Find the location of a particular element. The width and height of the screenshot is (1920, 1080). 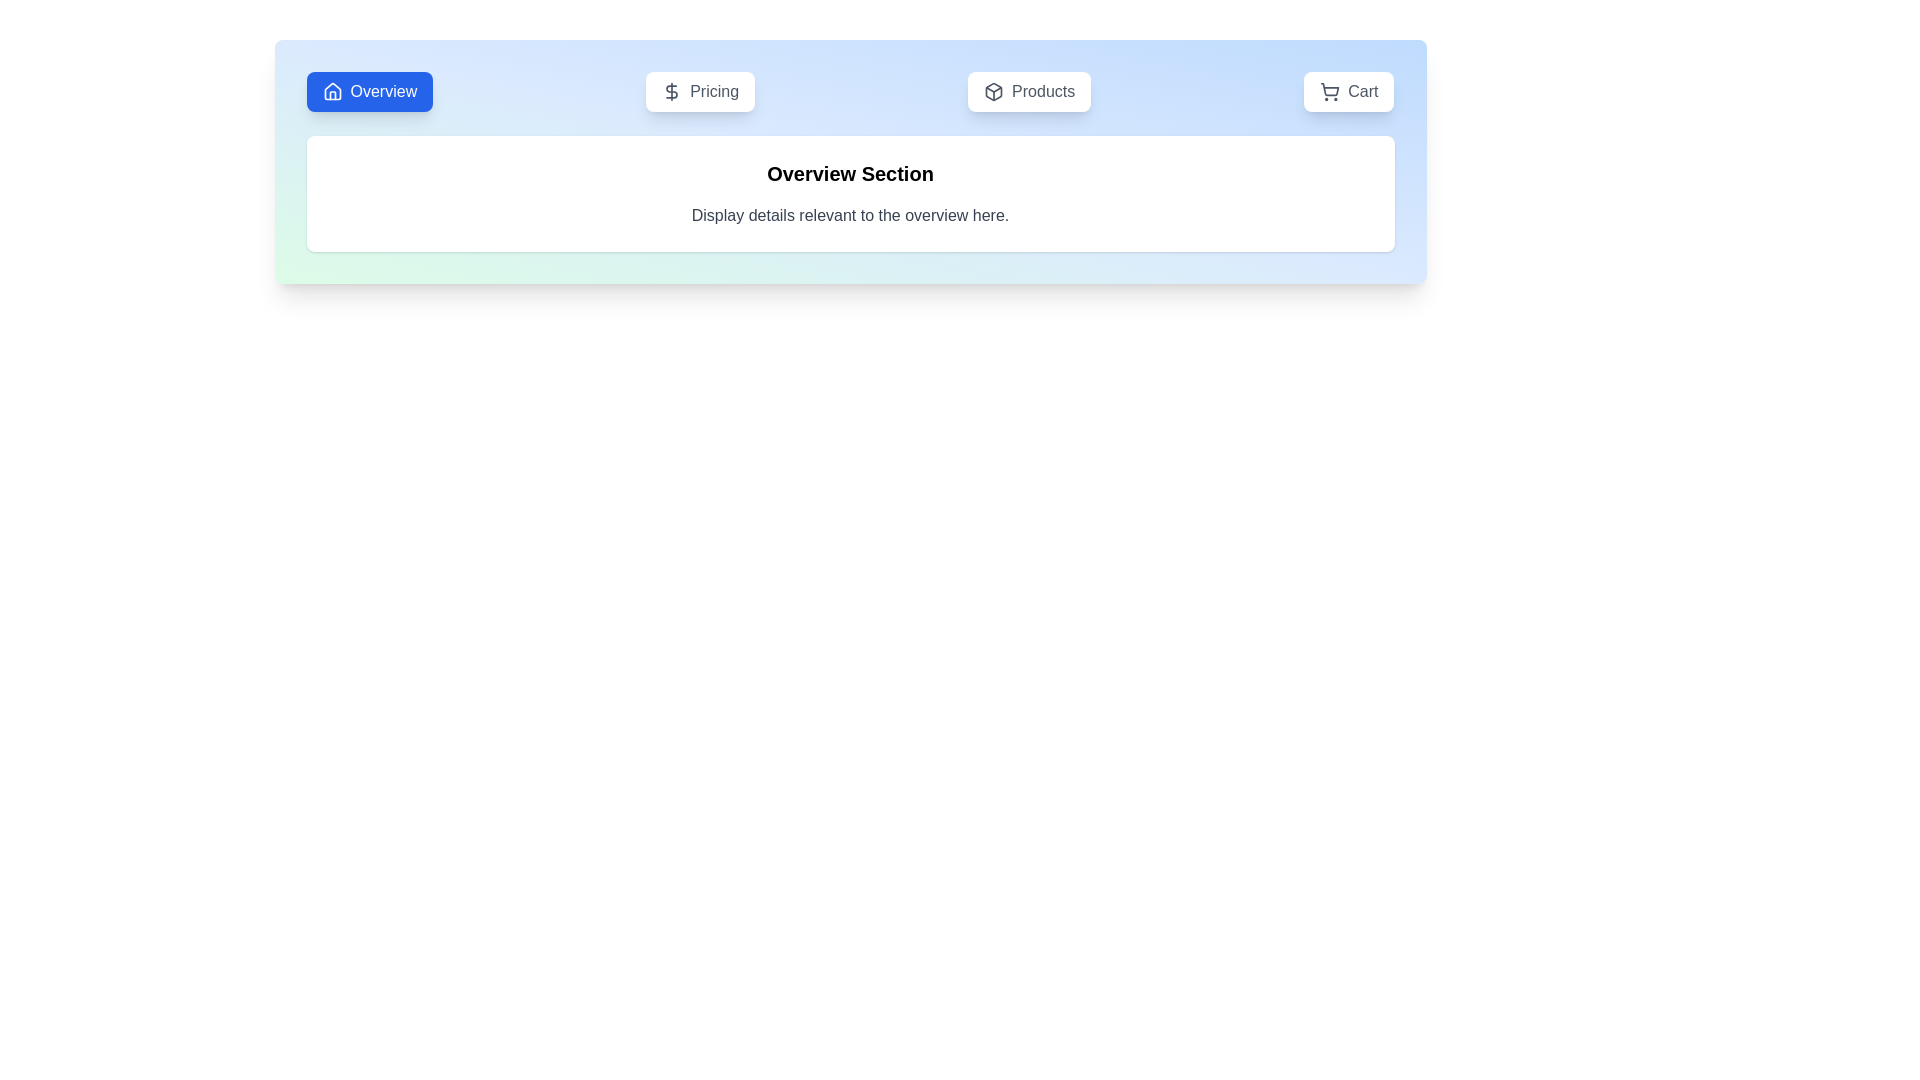

the button labeled Overview is located at coordinates (369, 92).